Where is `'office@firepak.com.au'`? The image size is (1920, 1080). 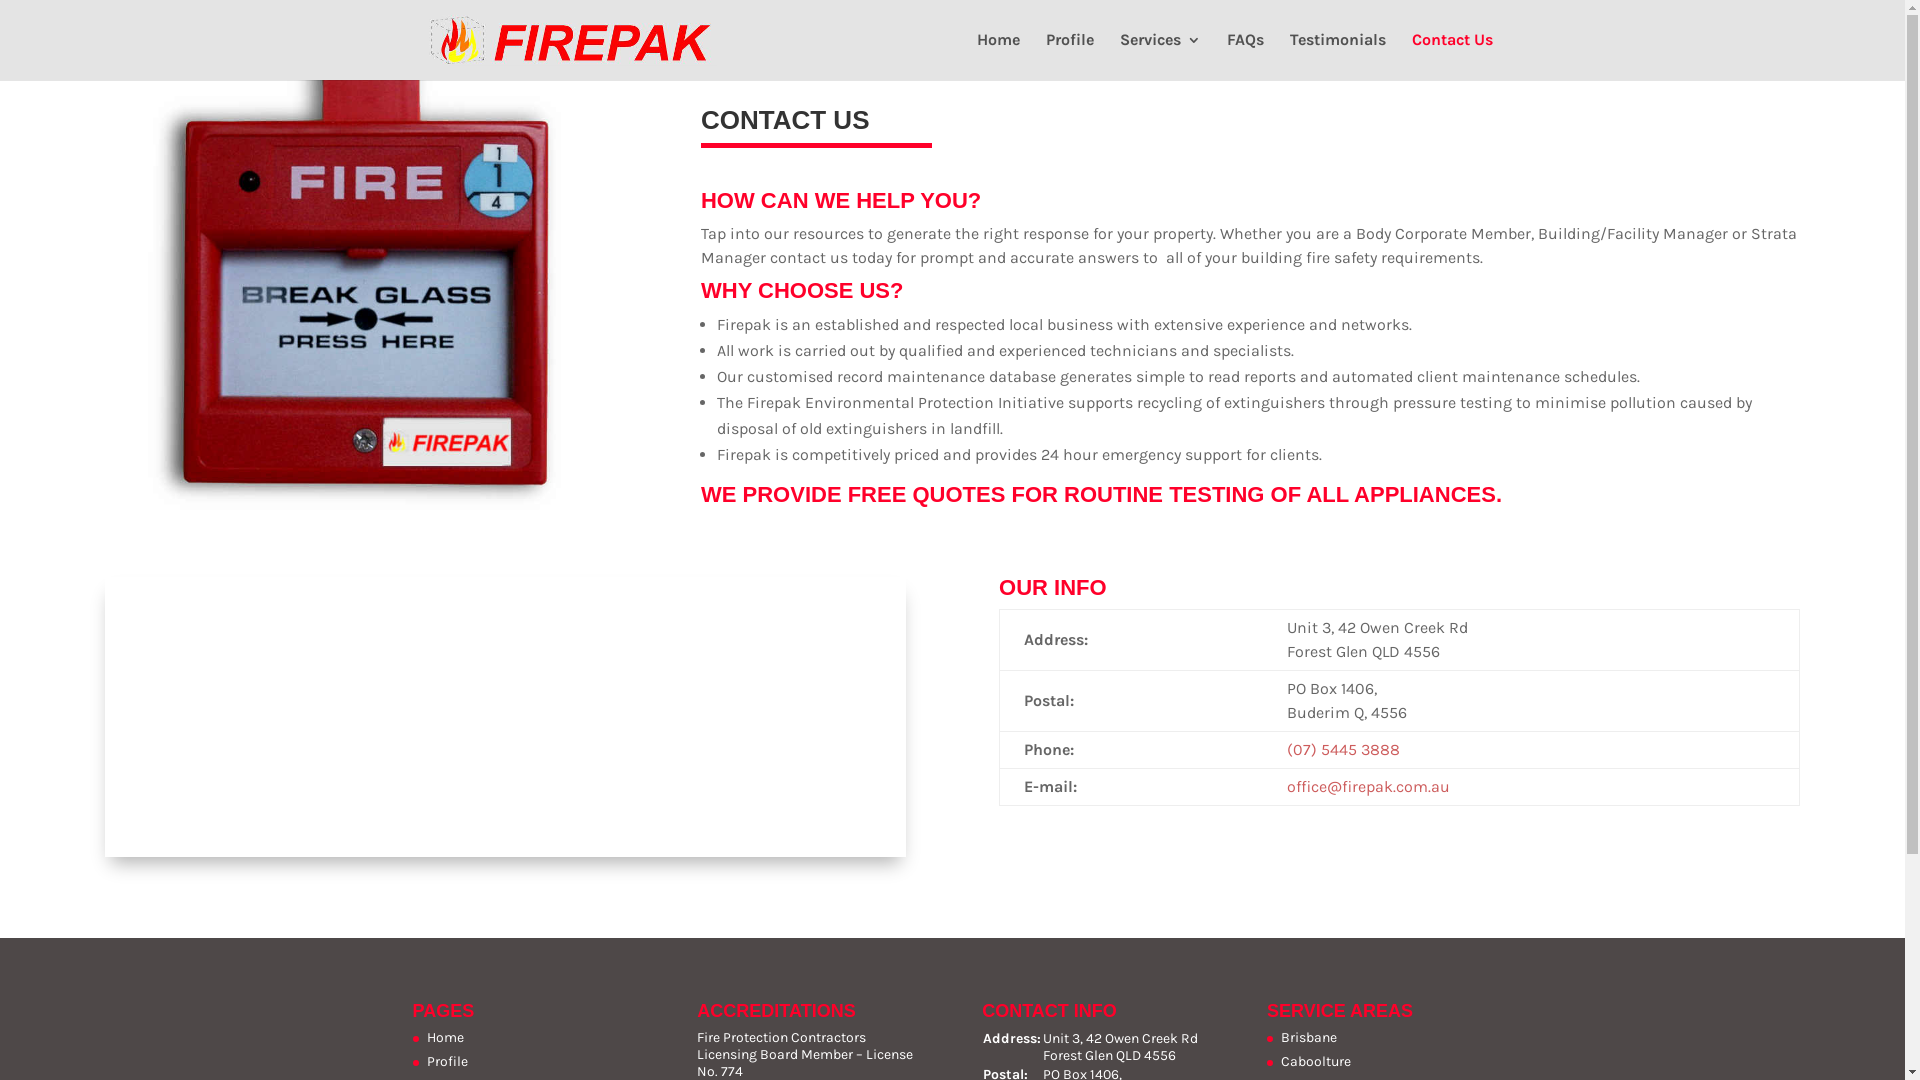
'office@firepak.com.au' is located at coordinates (1367, 785).